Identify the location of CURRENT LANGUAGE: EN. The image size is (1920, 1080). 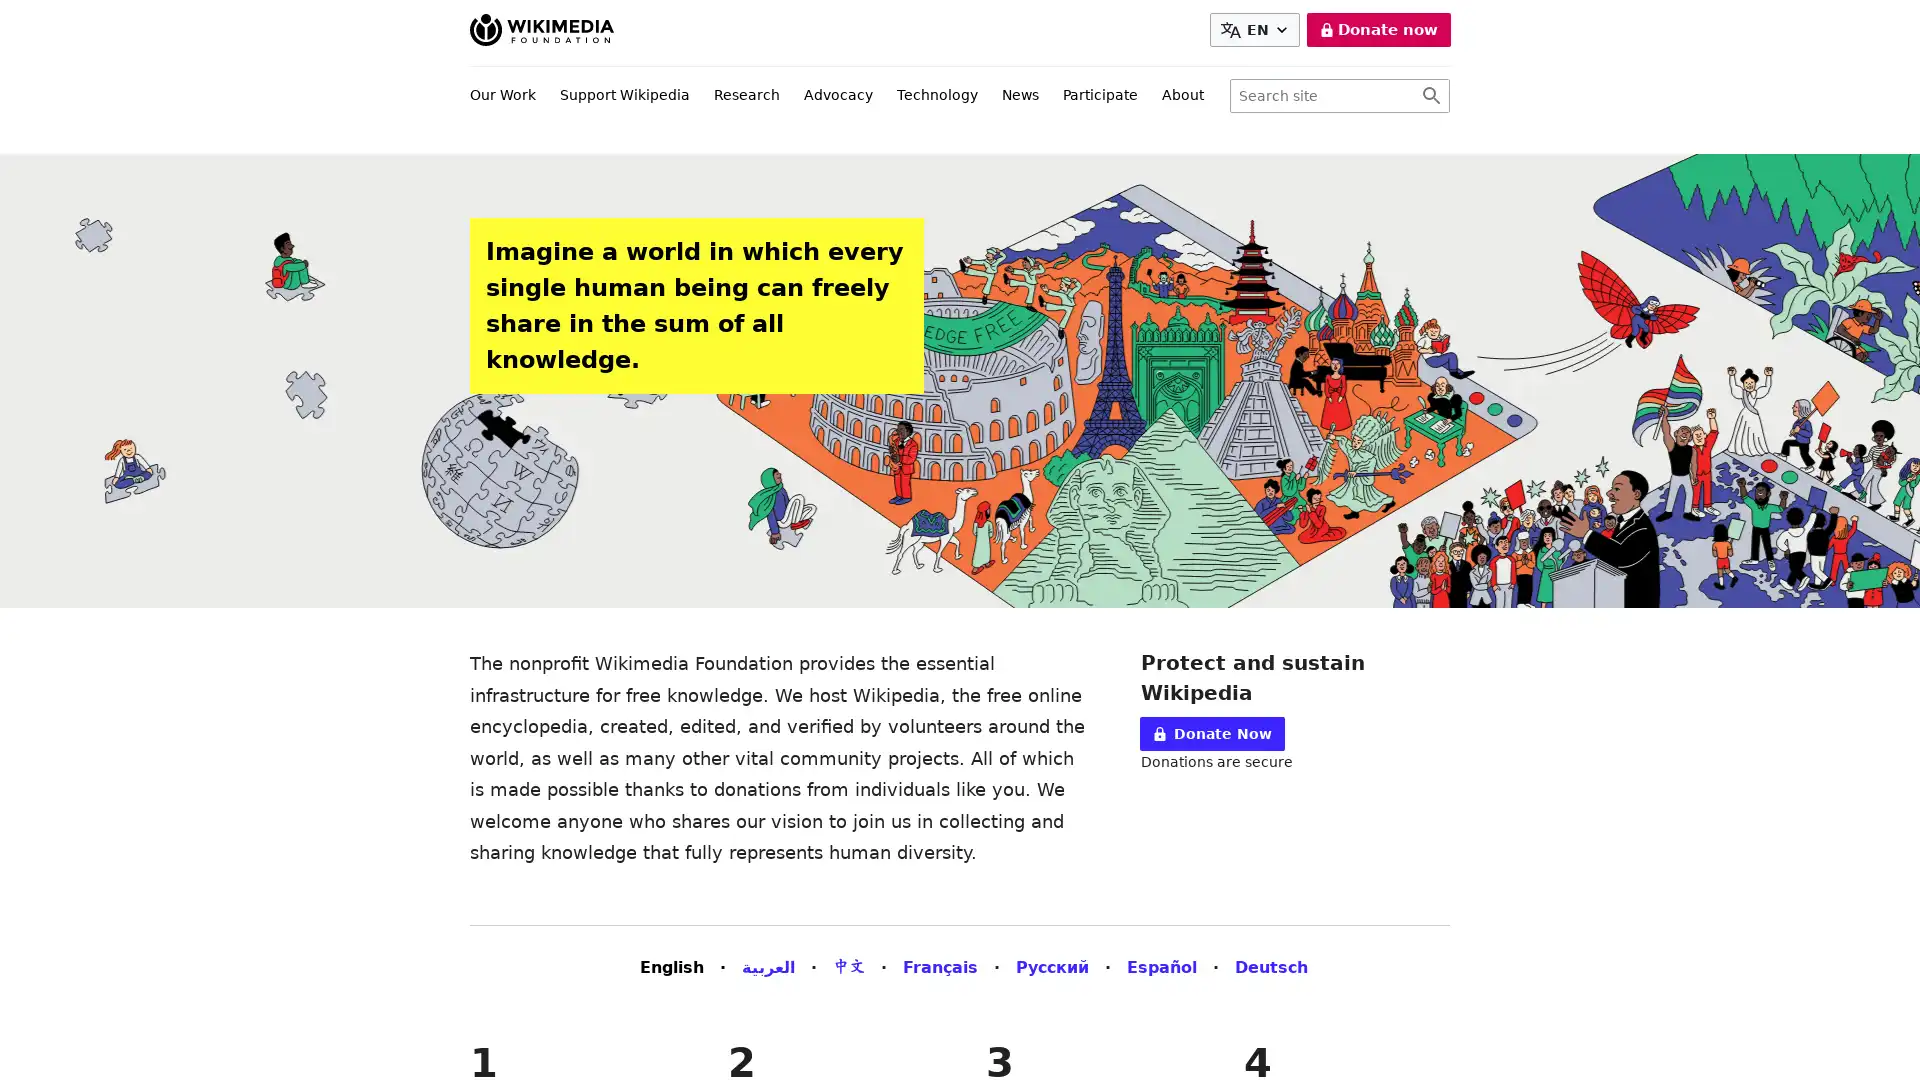
(1257, 30).